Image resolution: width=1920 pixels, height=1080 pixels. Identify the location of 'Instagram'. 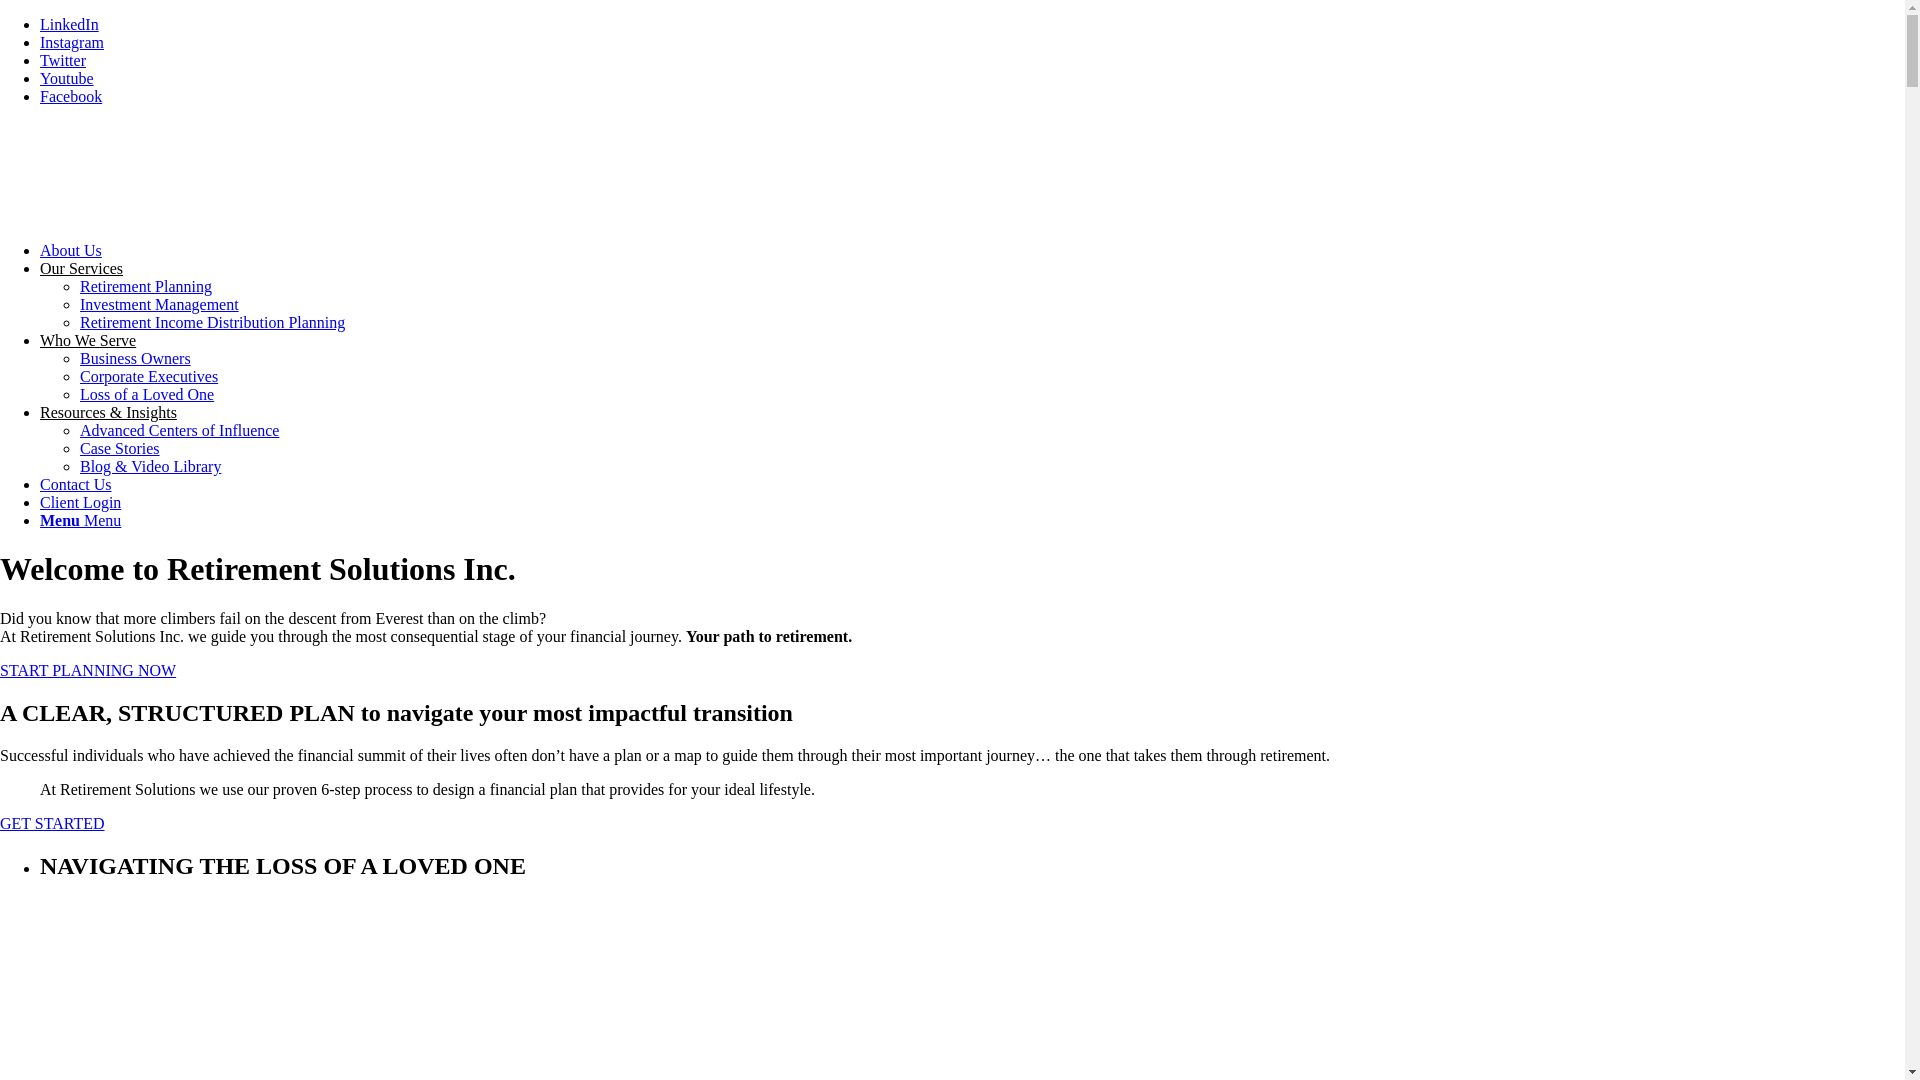
(72, 42).